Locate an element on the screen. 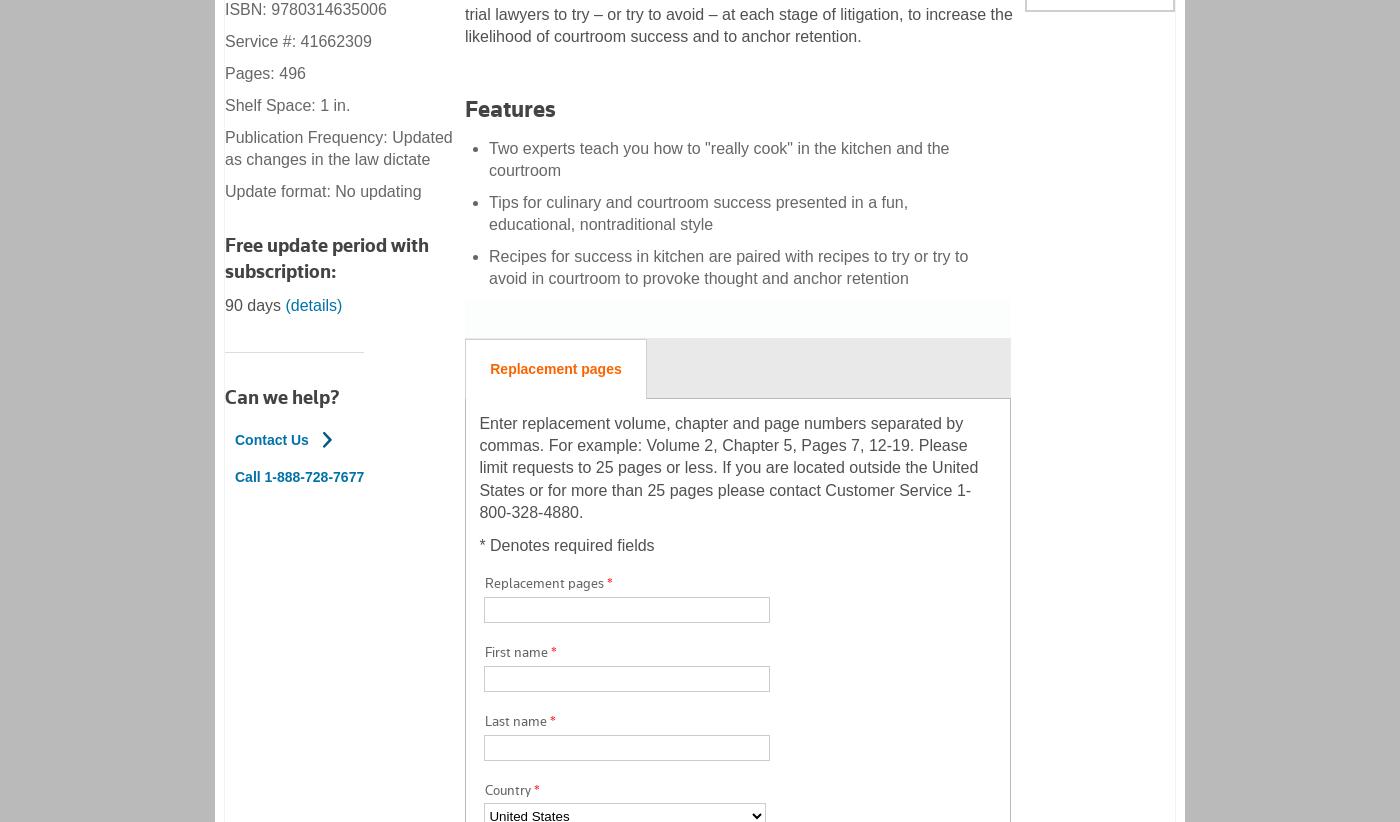  'Enter replacement volume, chapter and page numbers separated by commas. For example: Volume 2, Chapter 5, Pages 7, 12-19. Please limit requests to 25 pages or less. If you are located outside the United States or for more than 25 pages please contact Customer Service 1-800-328-4880.' is located at coordinates (728, 467).